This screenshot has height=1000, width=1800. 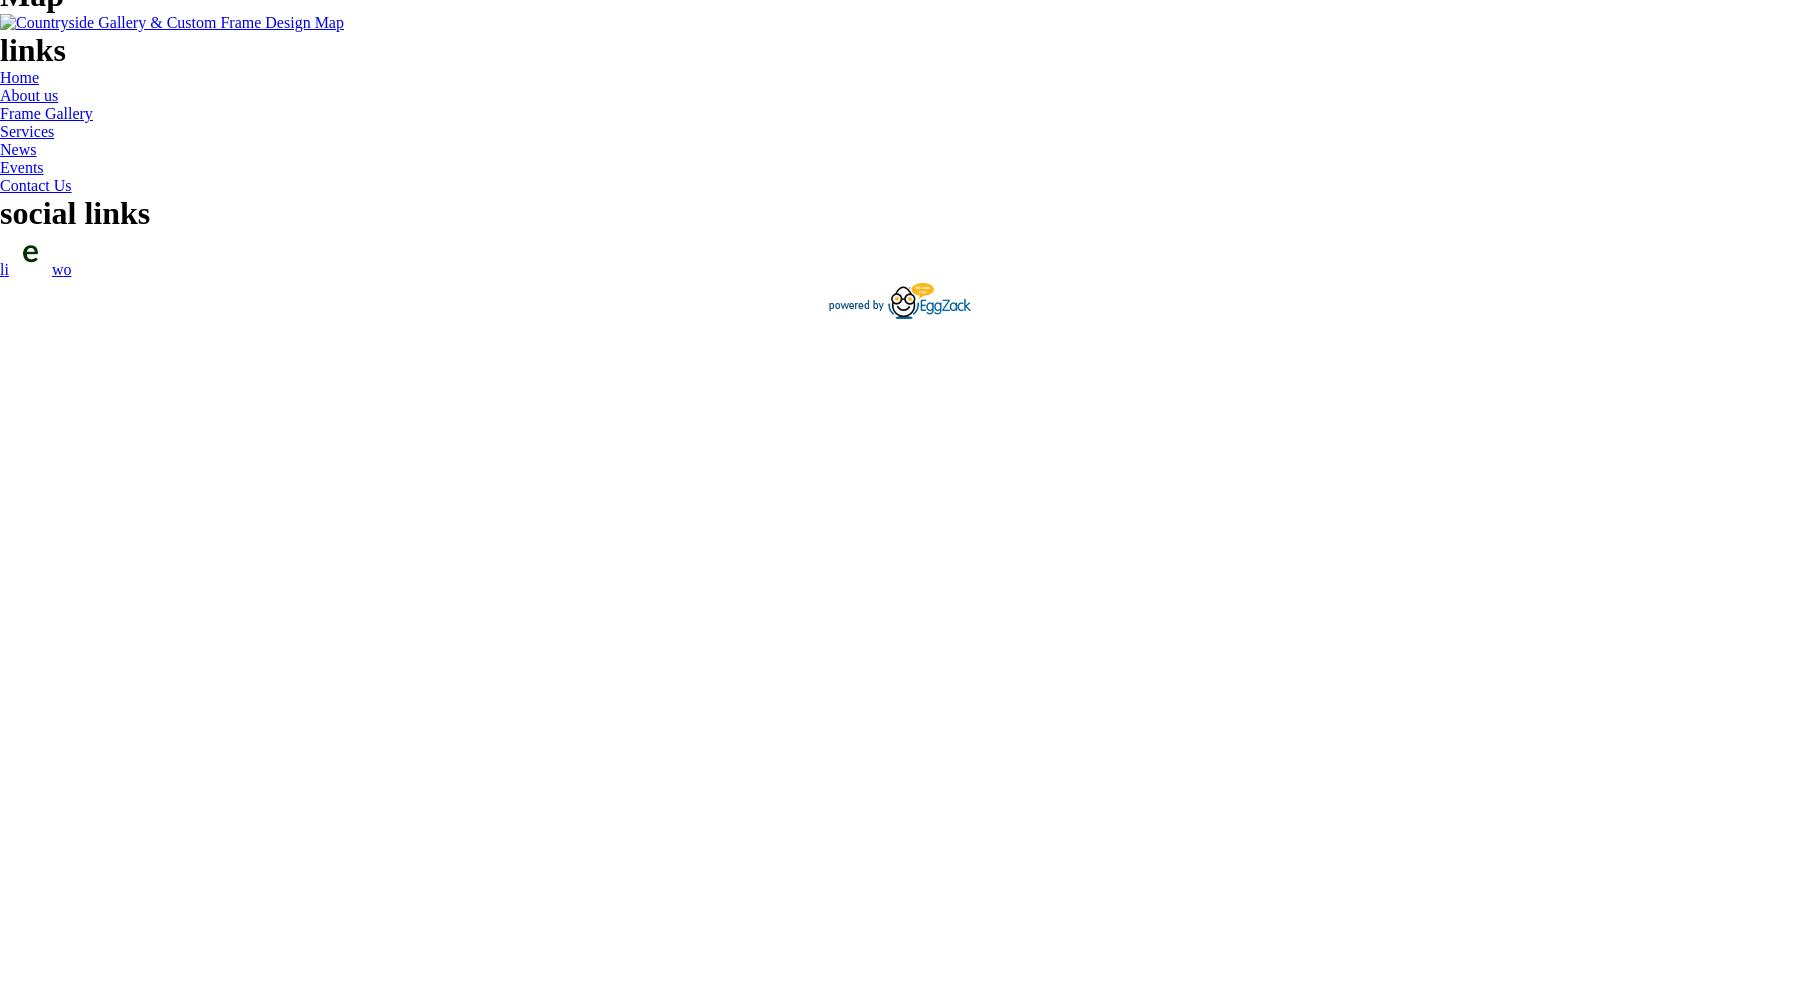 What do you see at coordinates (0, 269) in the screenshot?
I see `'l'` at bounding box center [0, 269].